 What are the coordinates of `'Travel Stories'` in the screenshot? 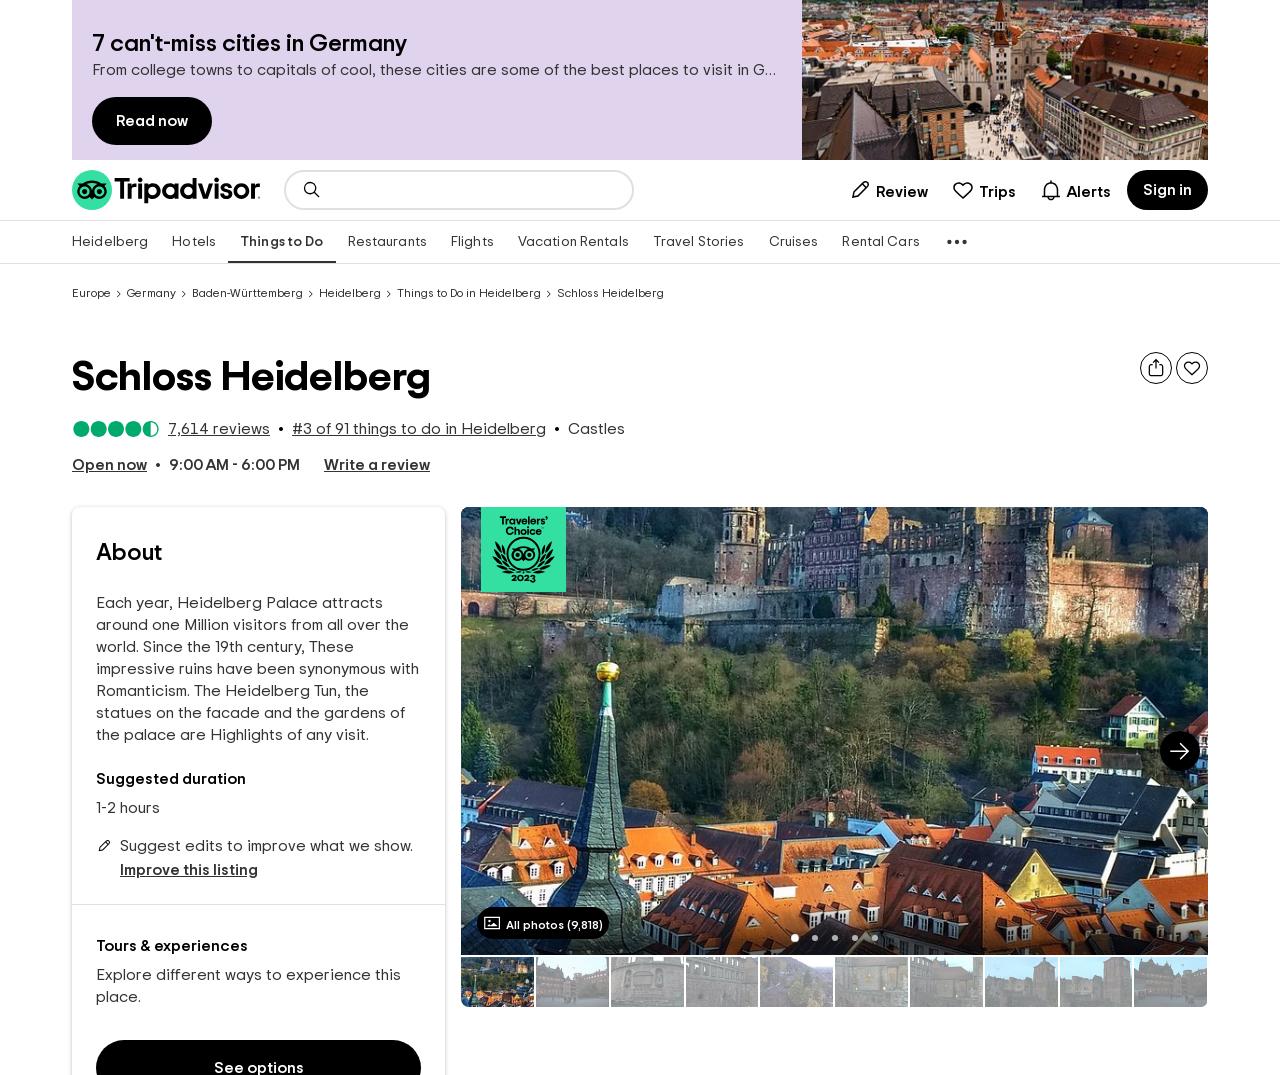 It's located at (697, 240).